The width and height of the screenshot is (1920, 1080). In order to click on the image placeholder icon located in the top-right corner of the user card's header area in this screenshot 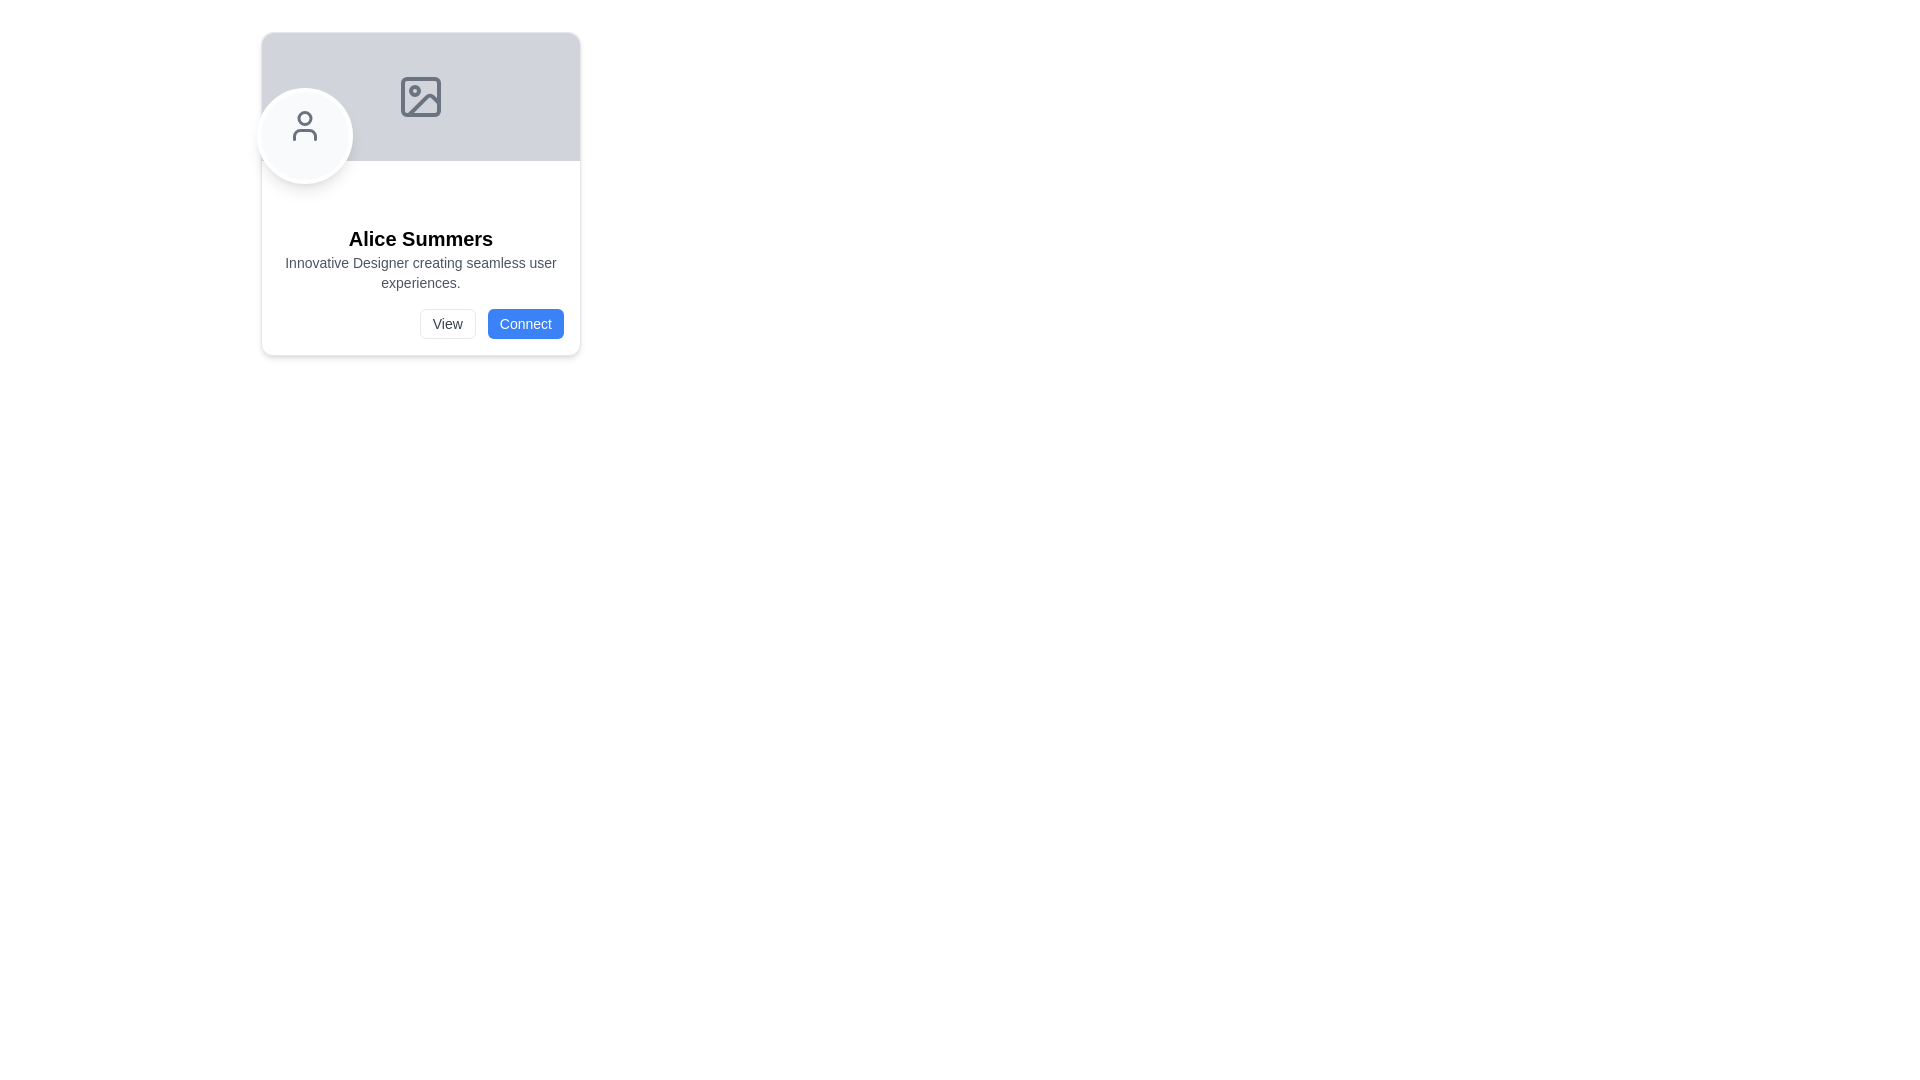, I will do `click(420, 96)`.